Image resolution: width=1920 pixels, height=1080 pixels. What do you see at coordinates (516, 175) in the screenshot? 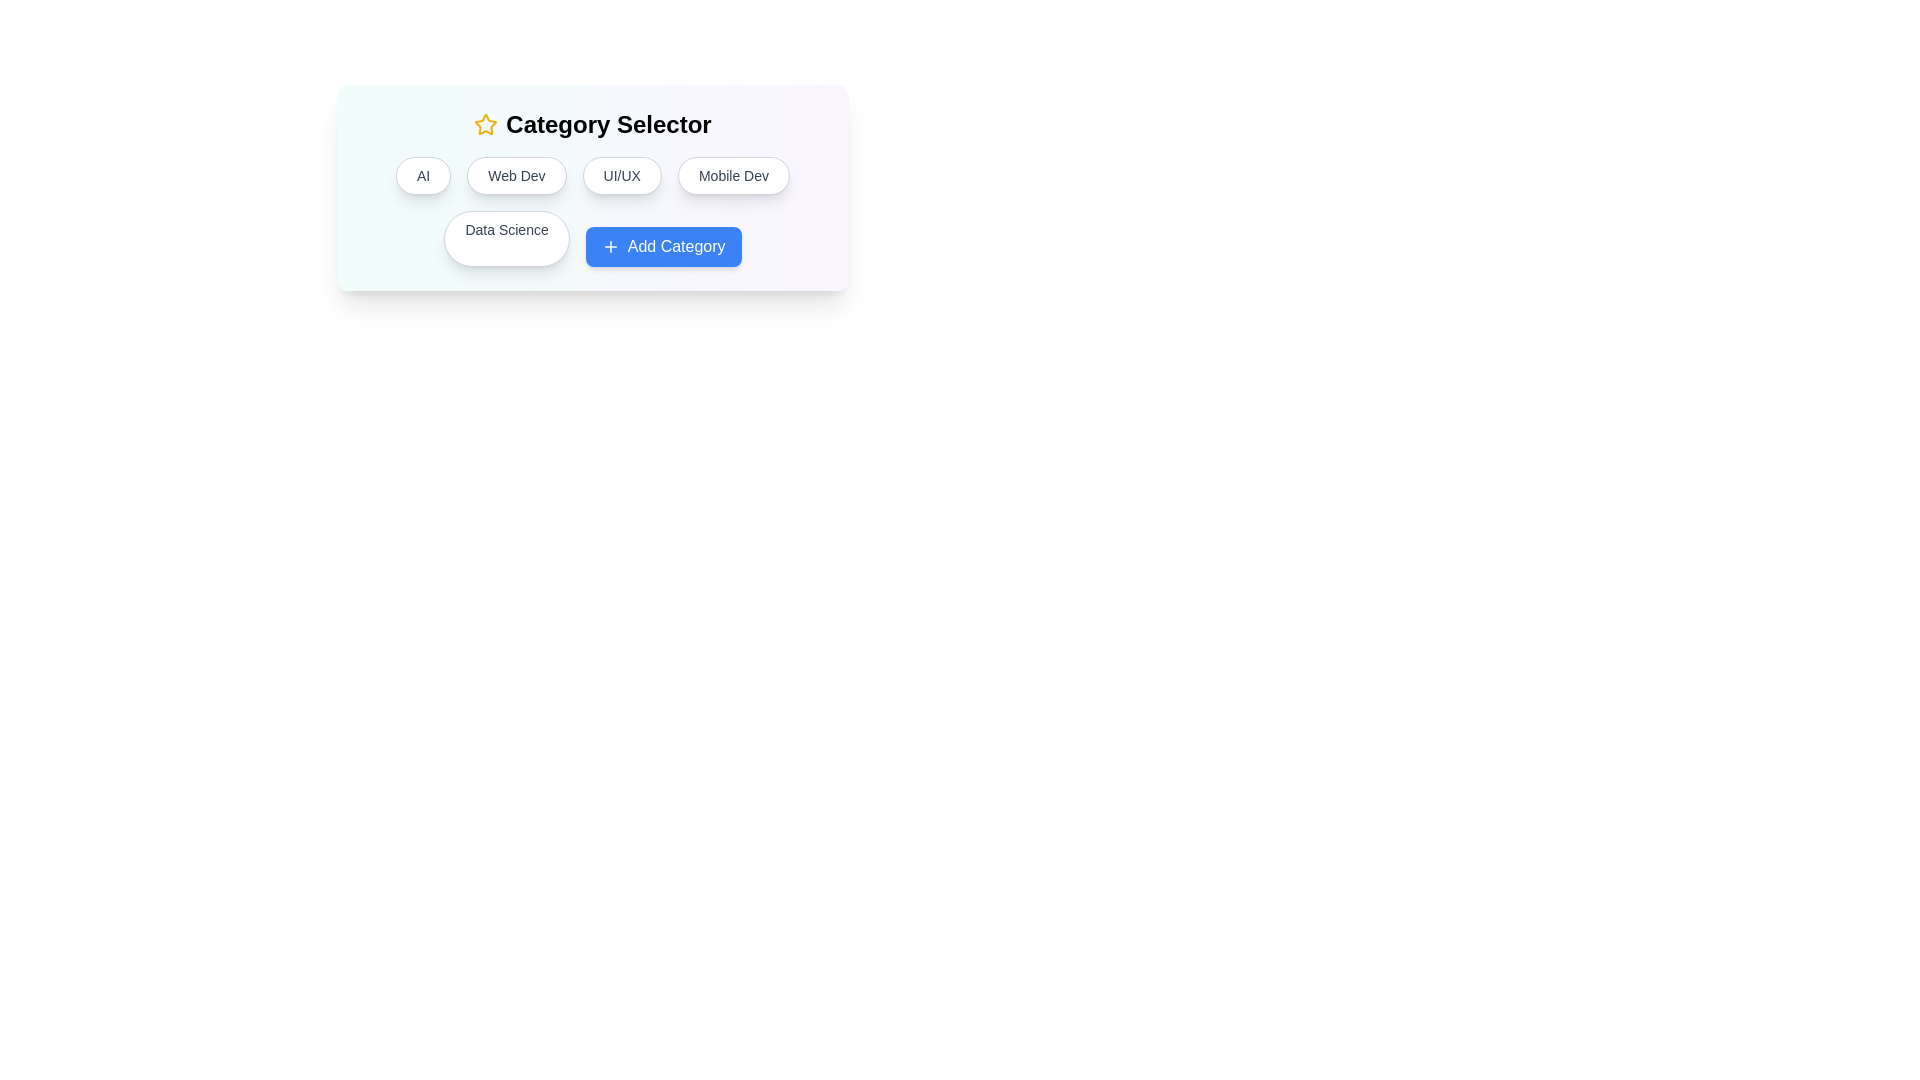
I see `the category button labeled 'Web Dev'` at bounding box center [516, 175].